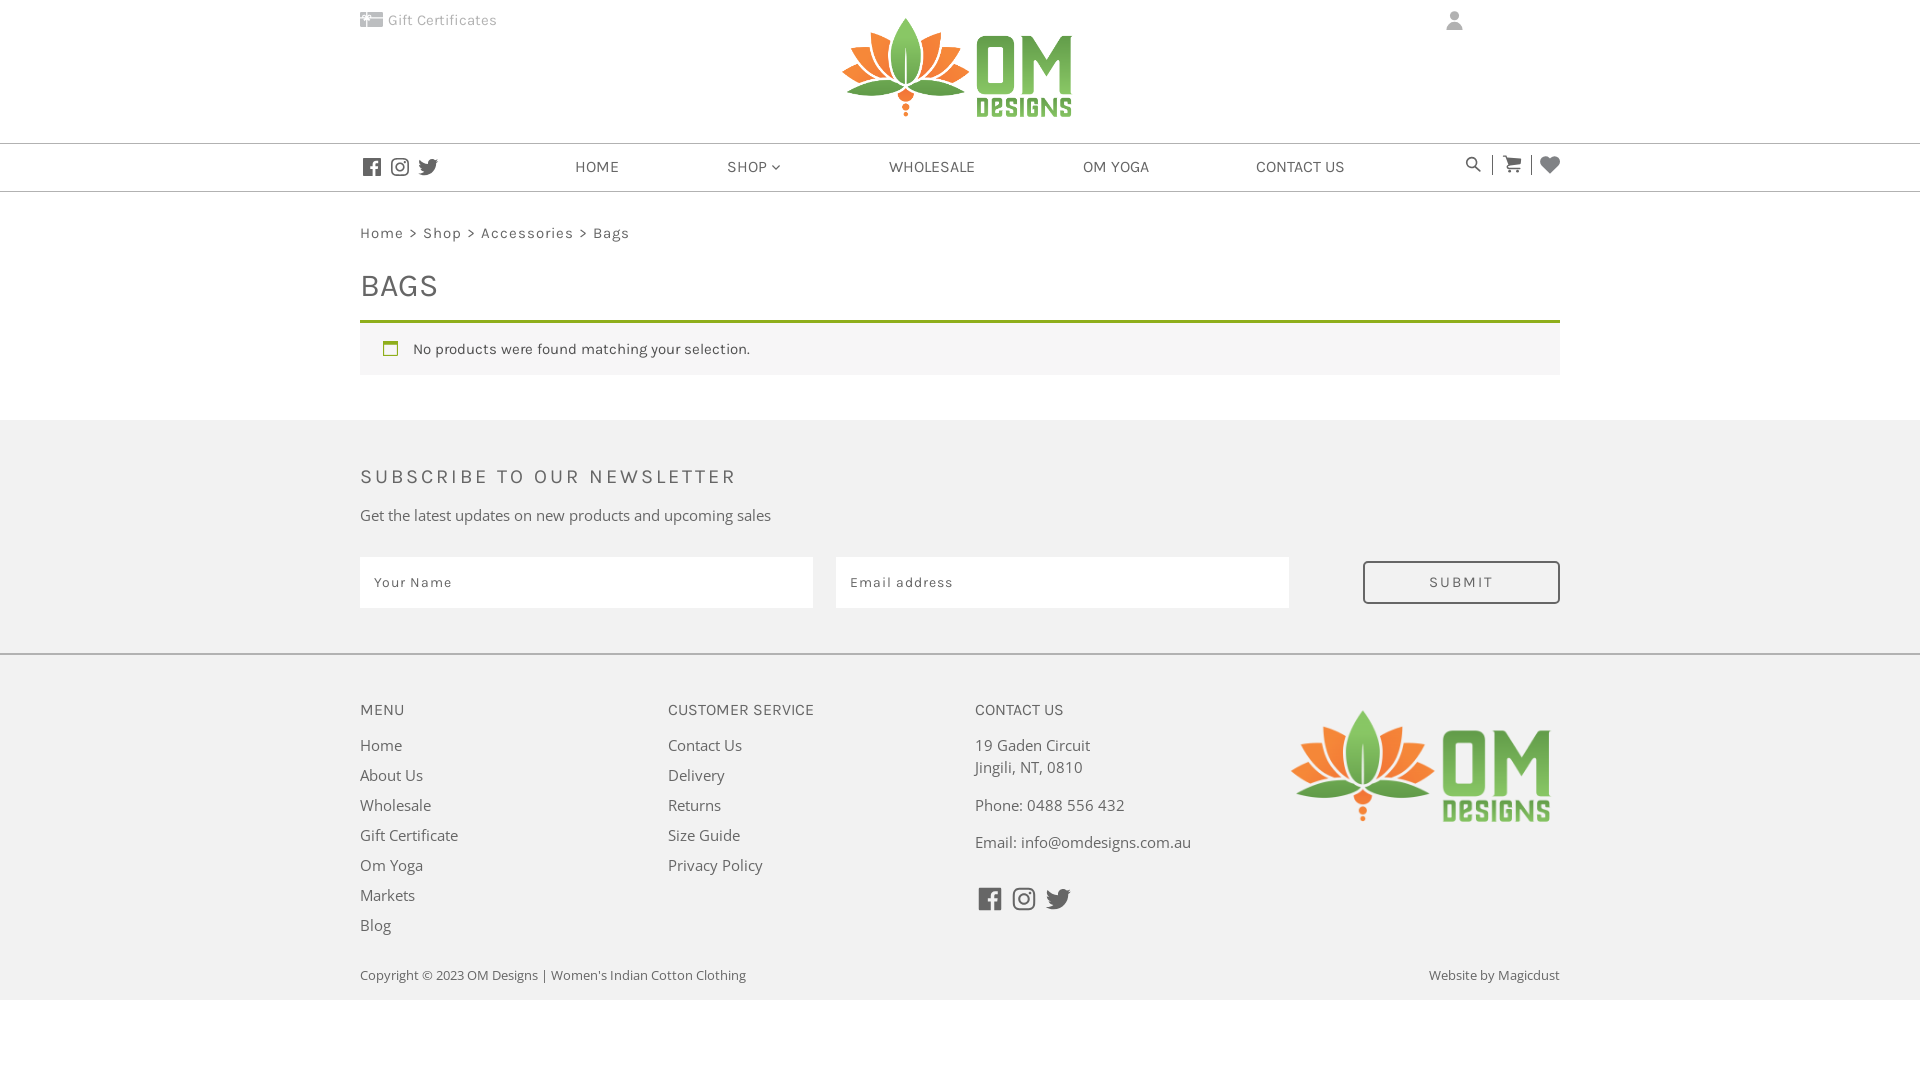  Describe the element at coordinates (705, 744) in the screenshot. I see `'Contact Us'` at that location.